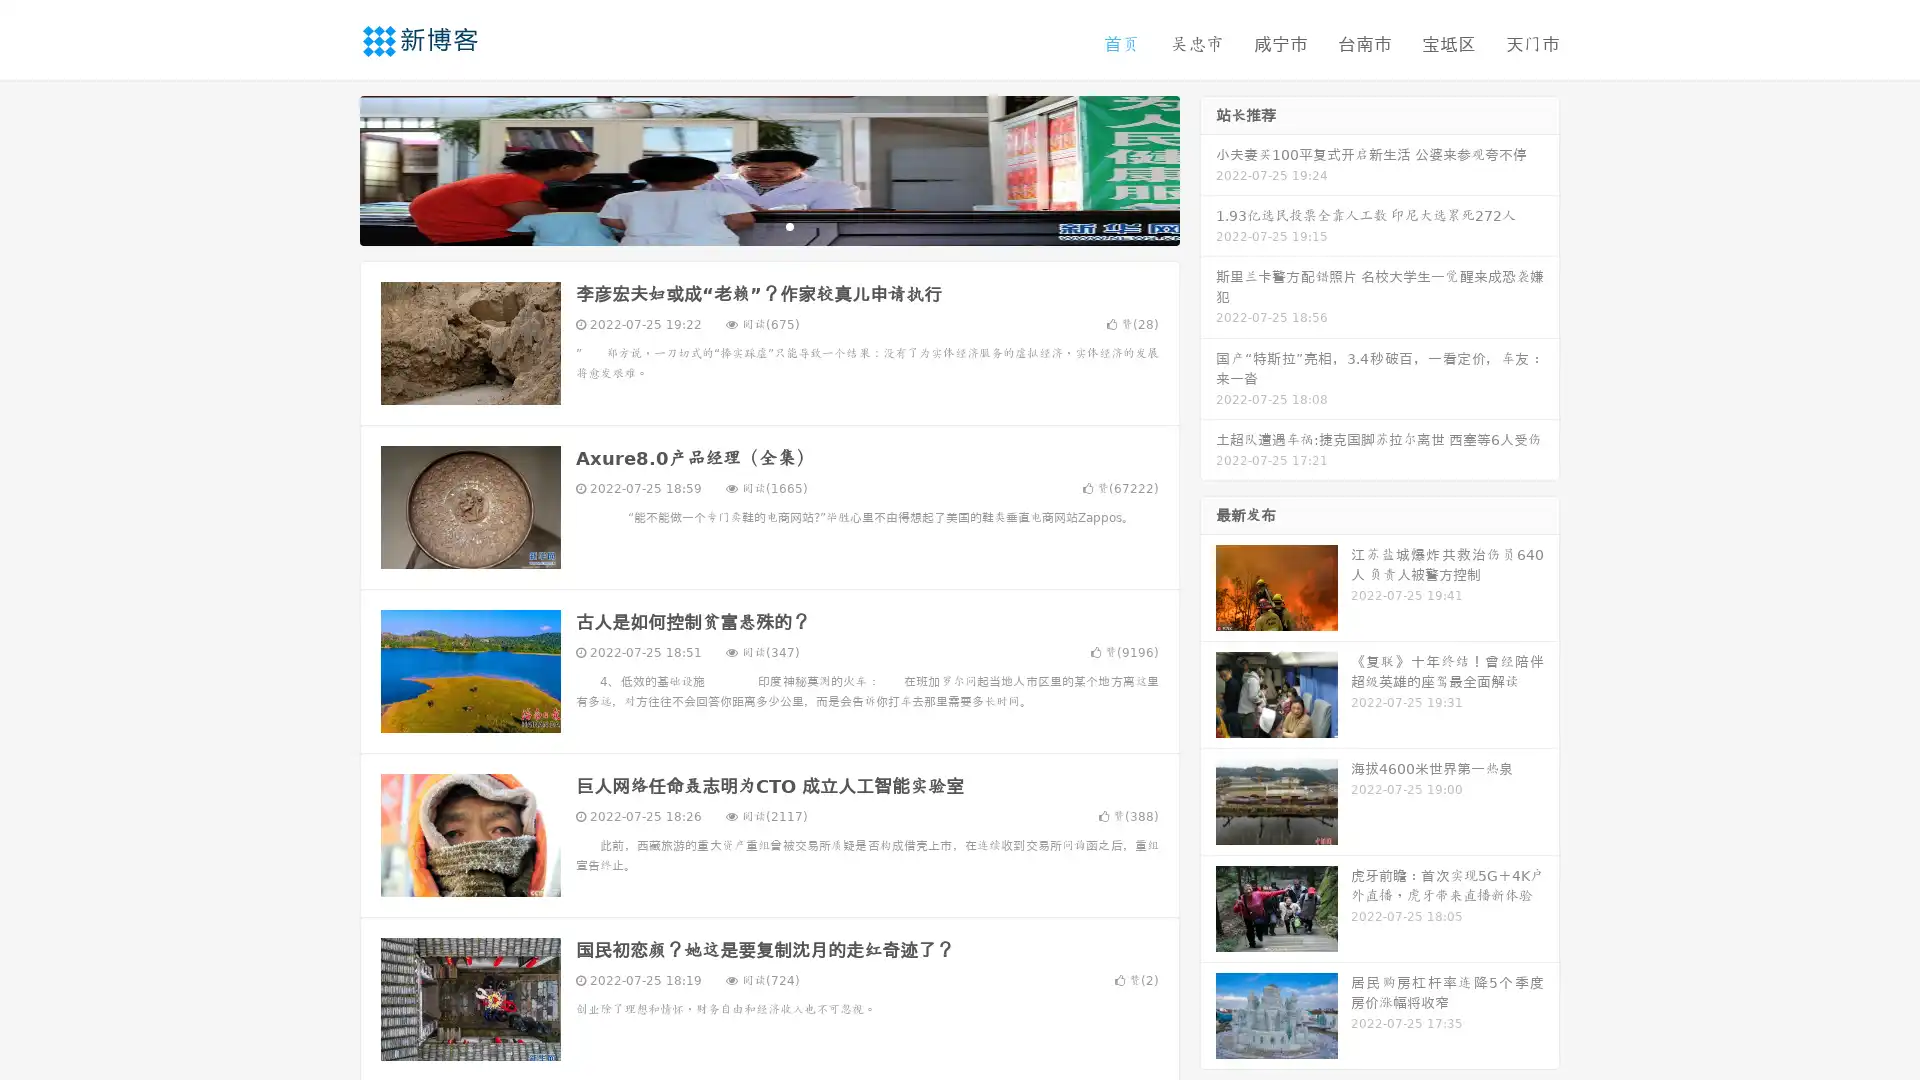  I want to click on Go to slide 3, so click(789, 225).